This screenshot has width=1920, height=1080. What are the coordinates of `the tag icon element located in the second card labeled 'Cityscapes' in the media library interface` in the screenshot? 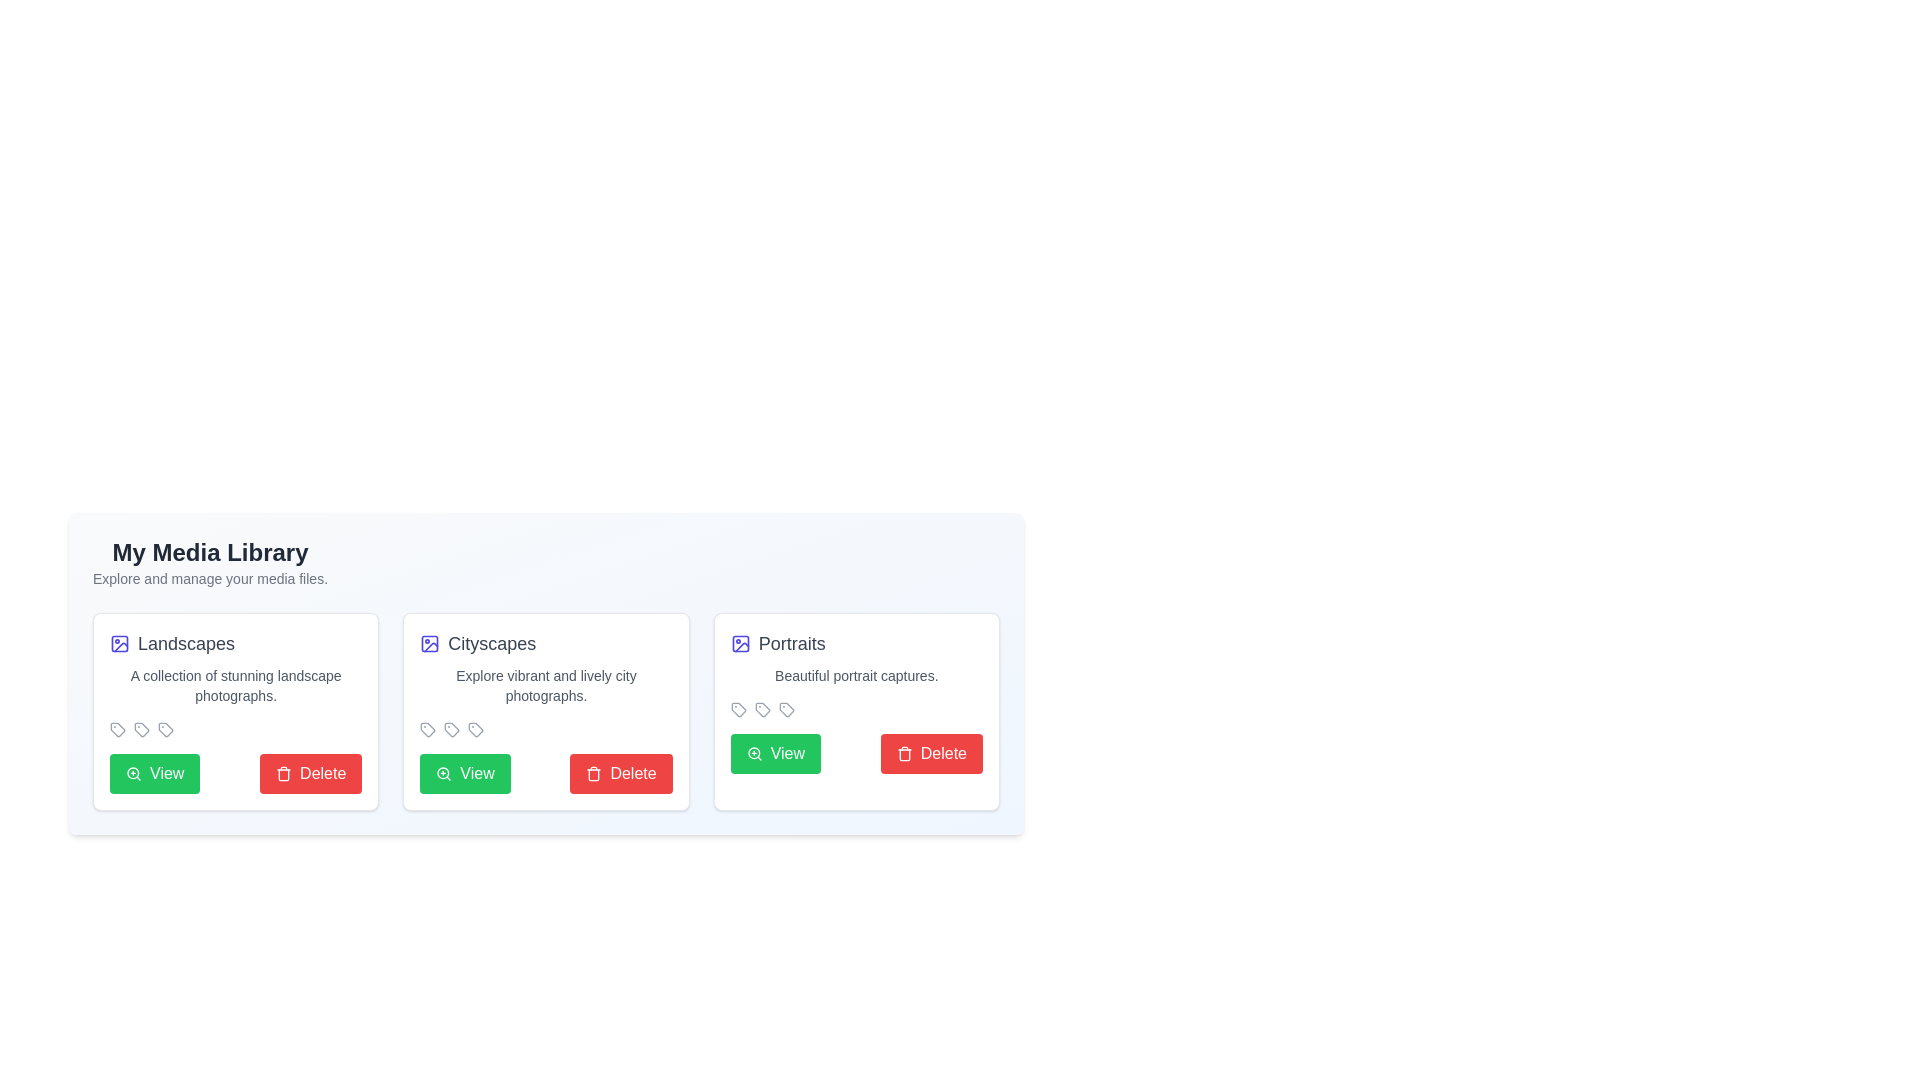 It's located at (451, 729).